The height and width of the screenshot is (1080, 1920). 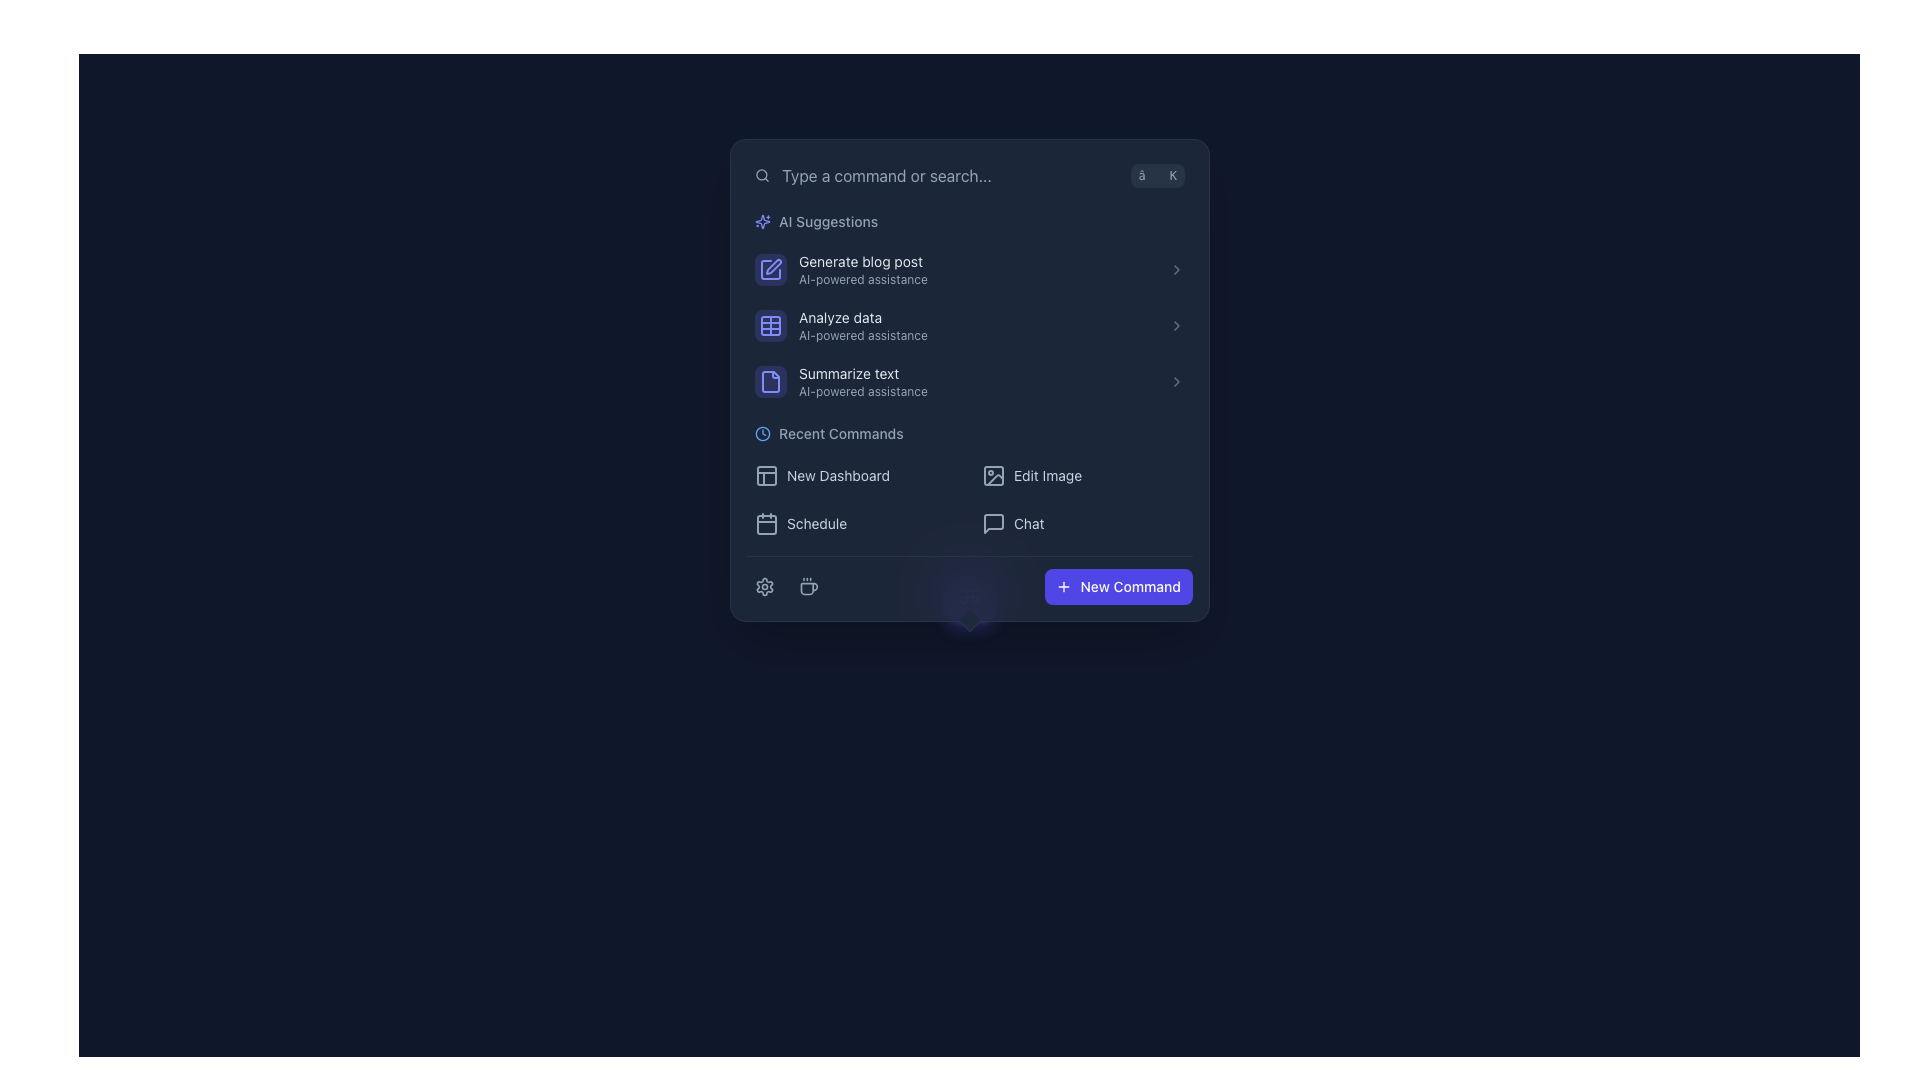 What do you see at coordinates (993, 475) in the screenshot?
I see `the 'Edit Image' icon located in the 'Recent Commands' section of the menu interface, which is positioned to the left of the label 'Edit Image'` at bounding box center [993, 475].